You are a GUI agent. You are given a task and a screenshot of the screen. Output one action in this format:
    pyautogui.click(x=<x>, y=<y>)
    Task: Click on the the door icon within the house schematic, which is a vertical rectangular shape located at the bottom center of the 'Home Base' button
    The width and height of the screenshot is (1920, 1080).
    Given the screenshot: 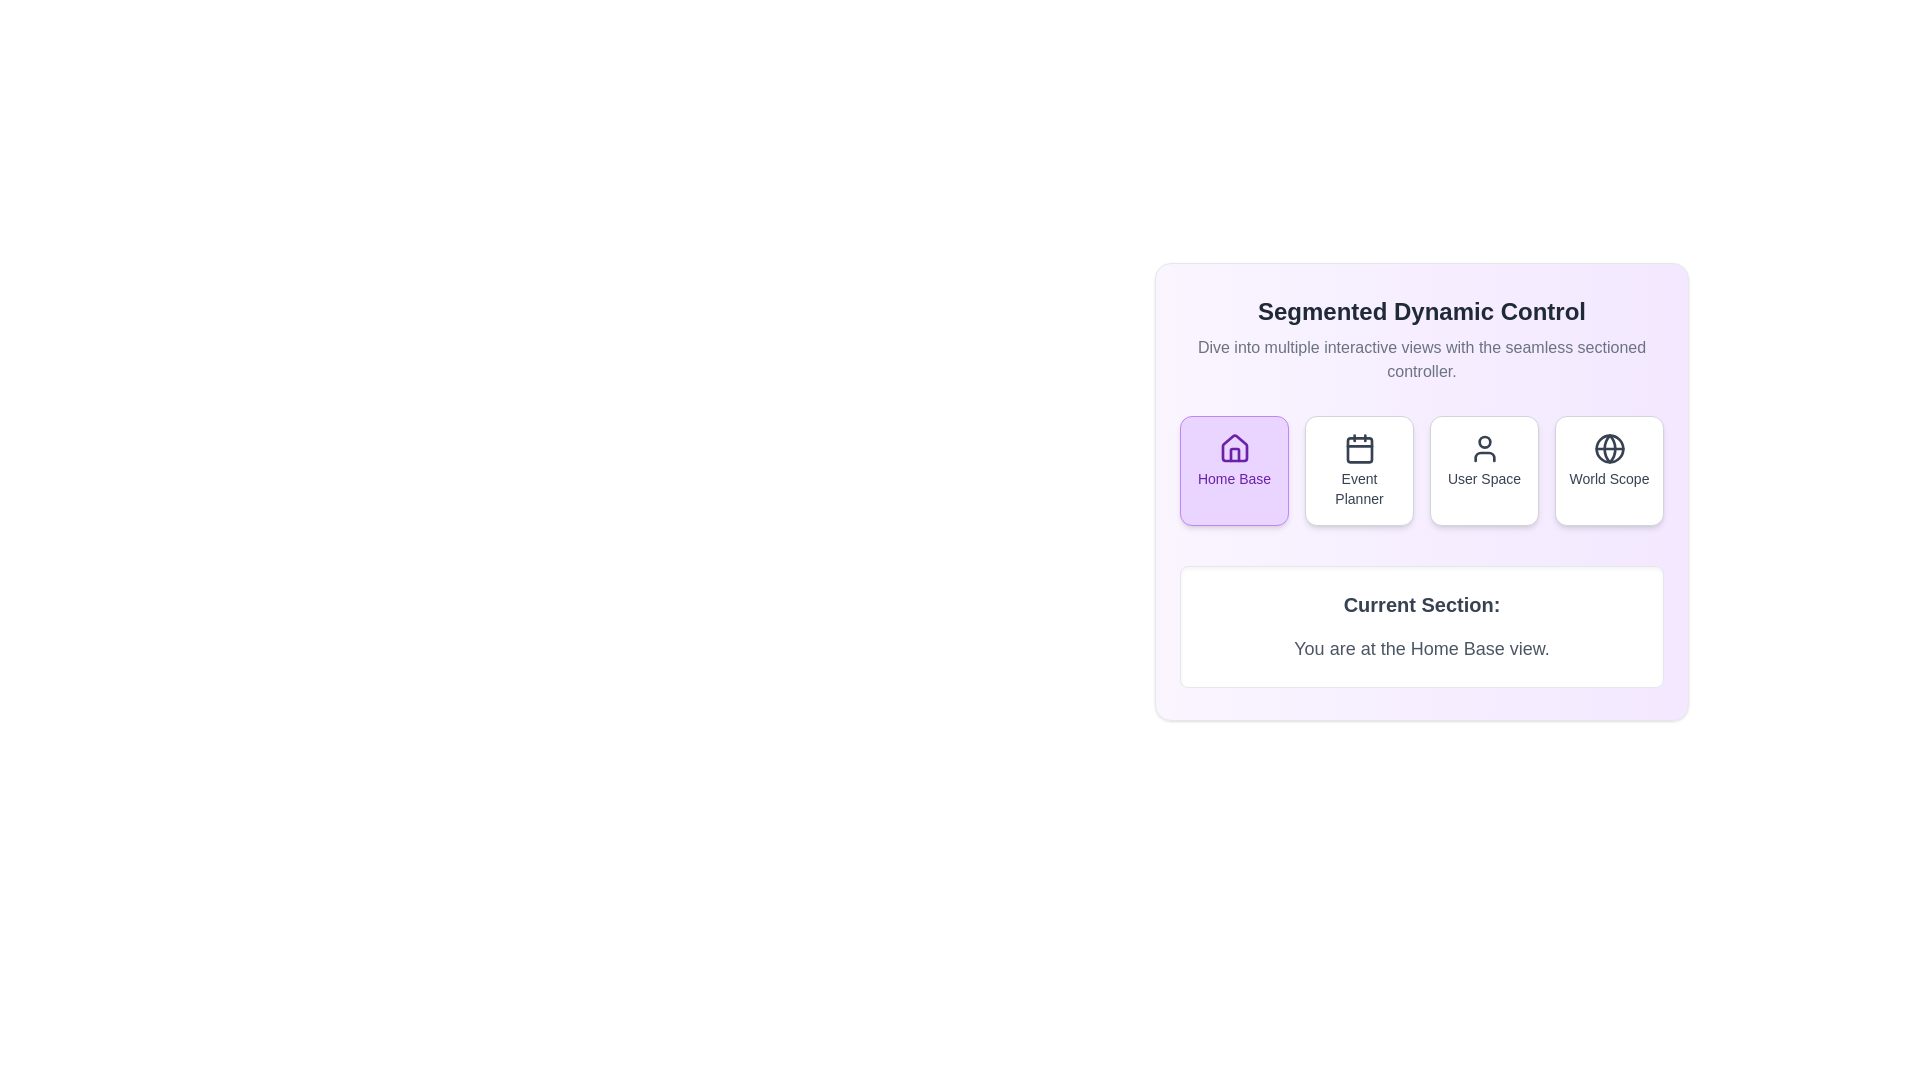 What is the action you would take?
    pyautogui.click(x=1233, y=455)
    